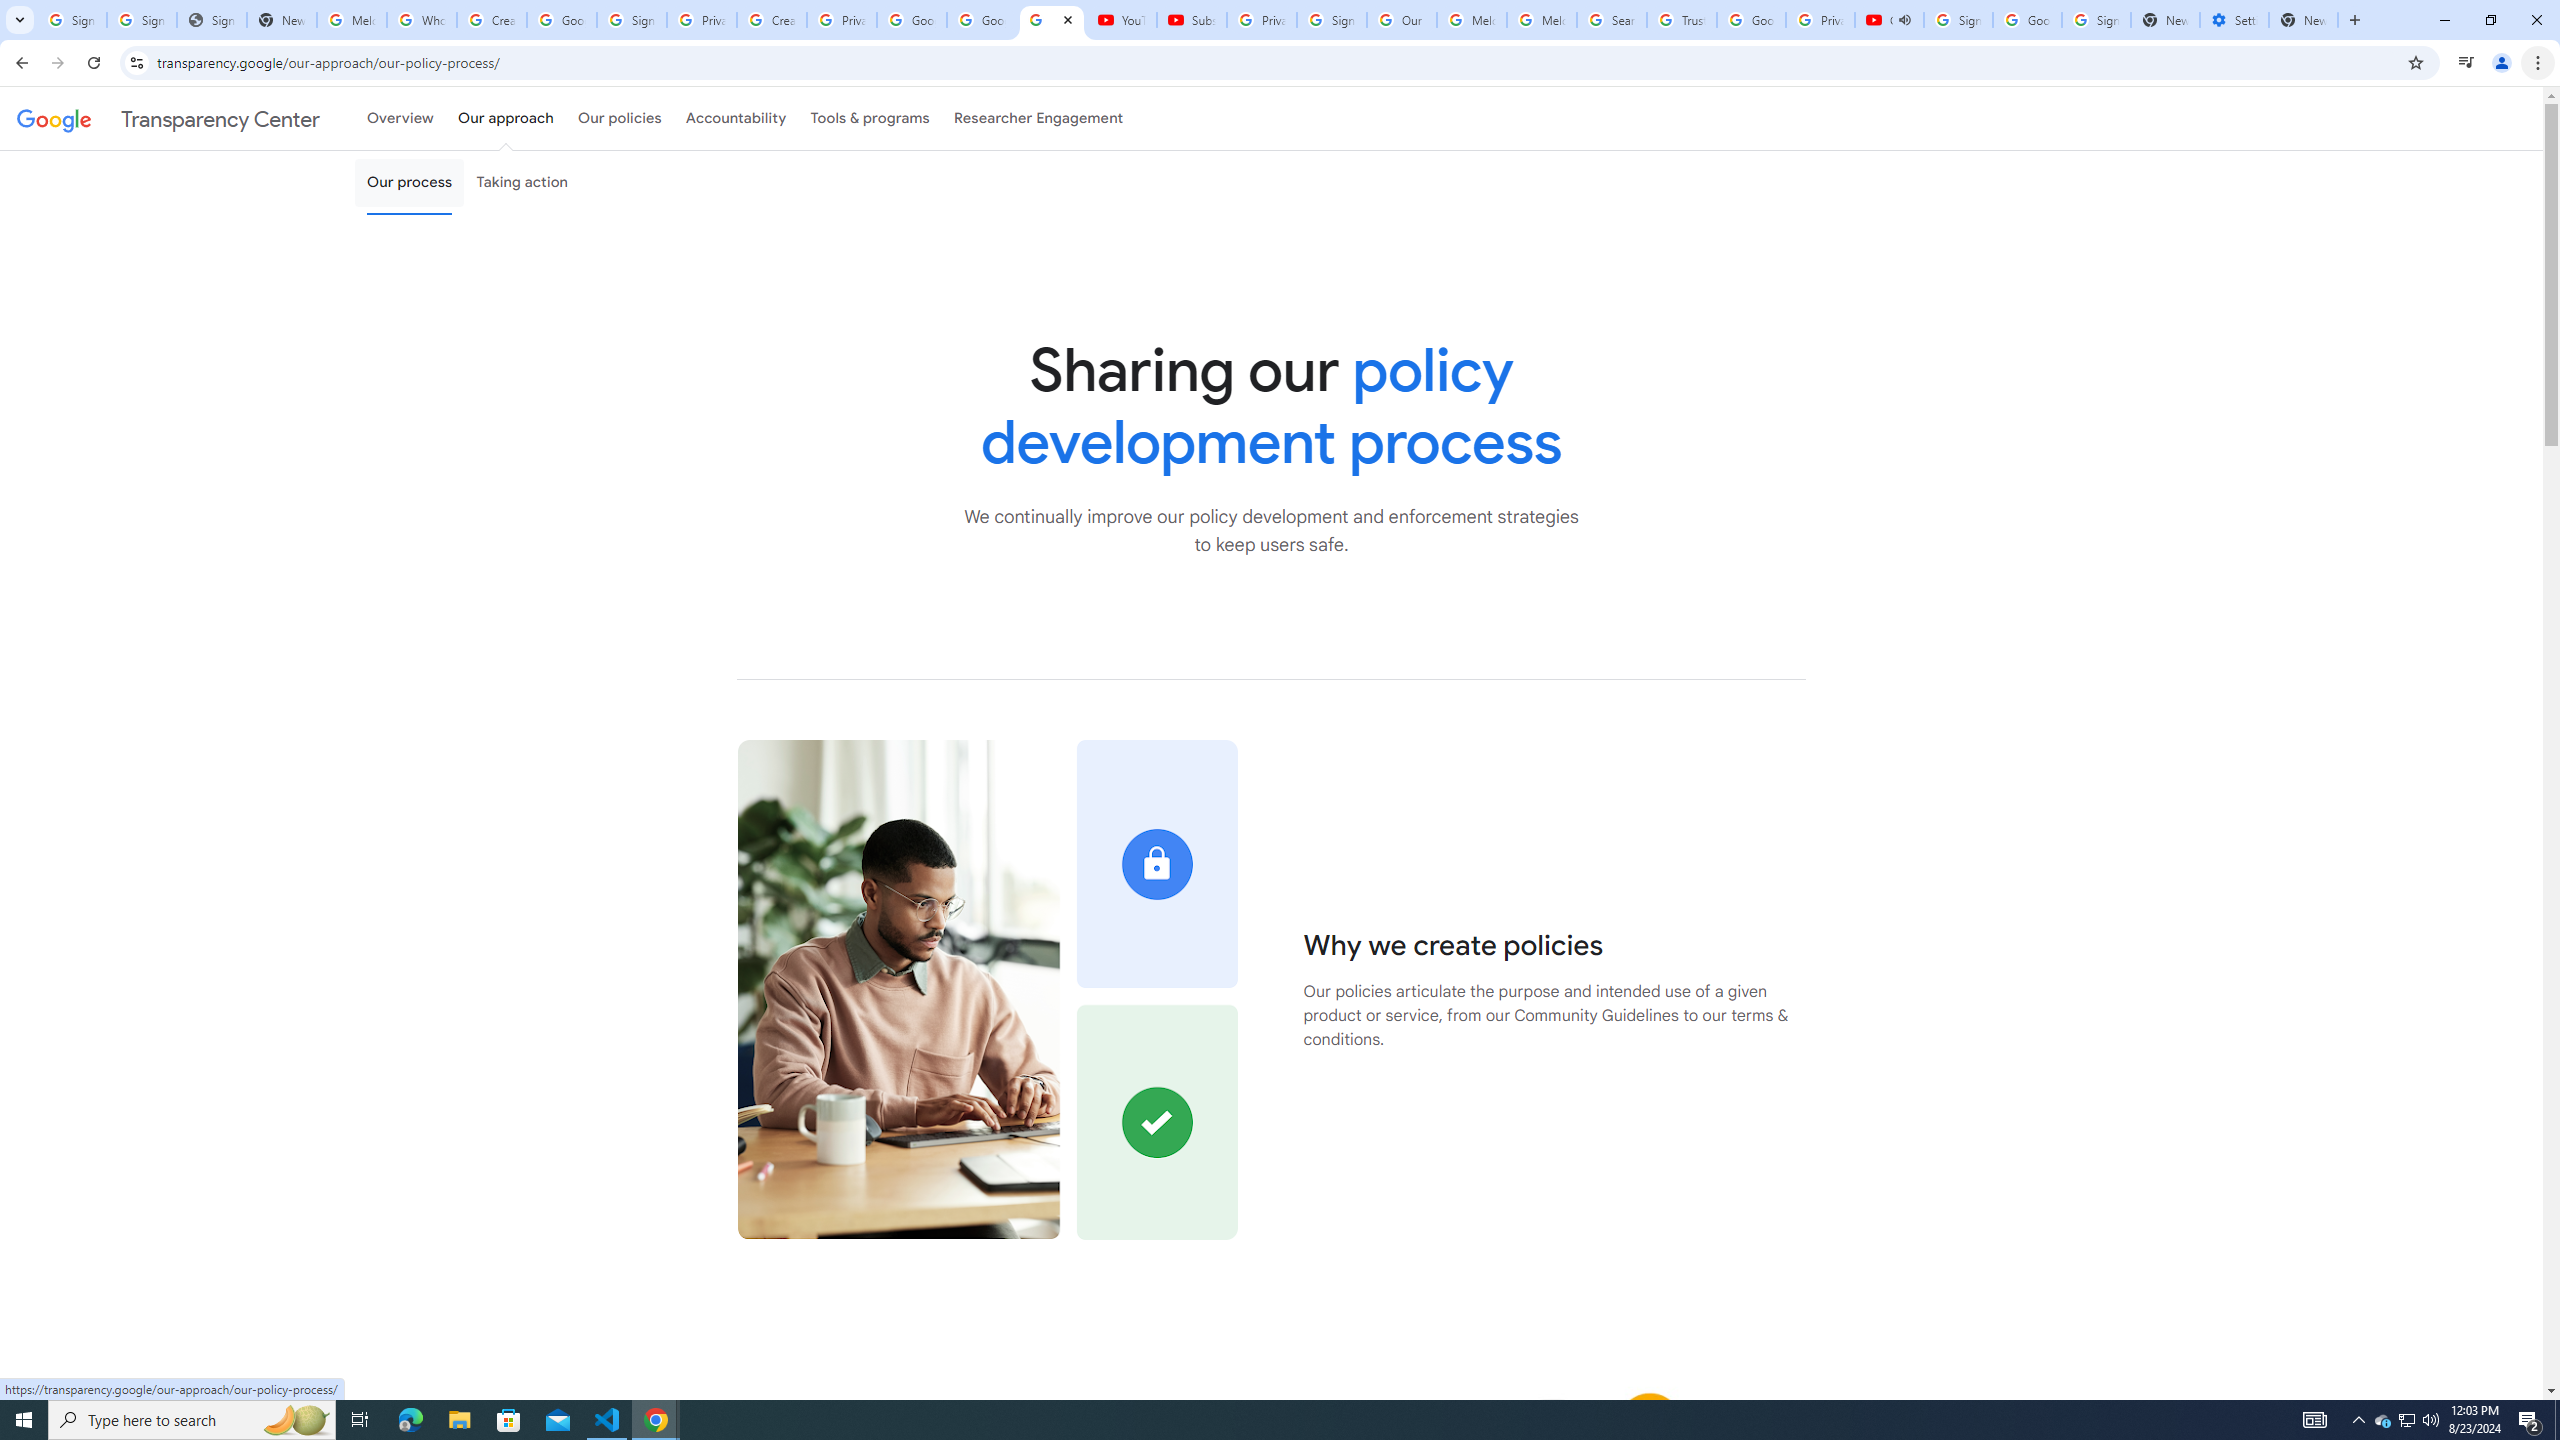 Image resolution: width=2560 pixels, height=1440 pixels. Describe the element at coordinates (735, 118) in the screenshot. I see `'Accountability'` at that location.